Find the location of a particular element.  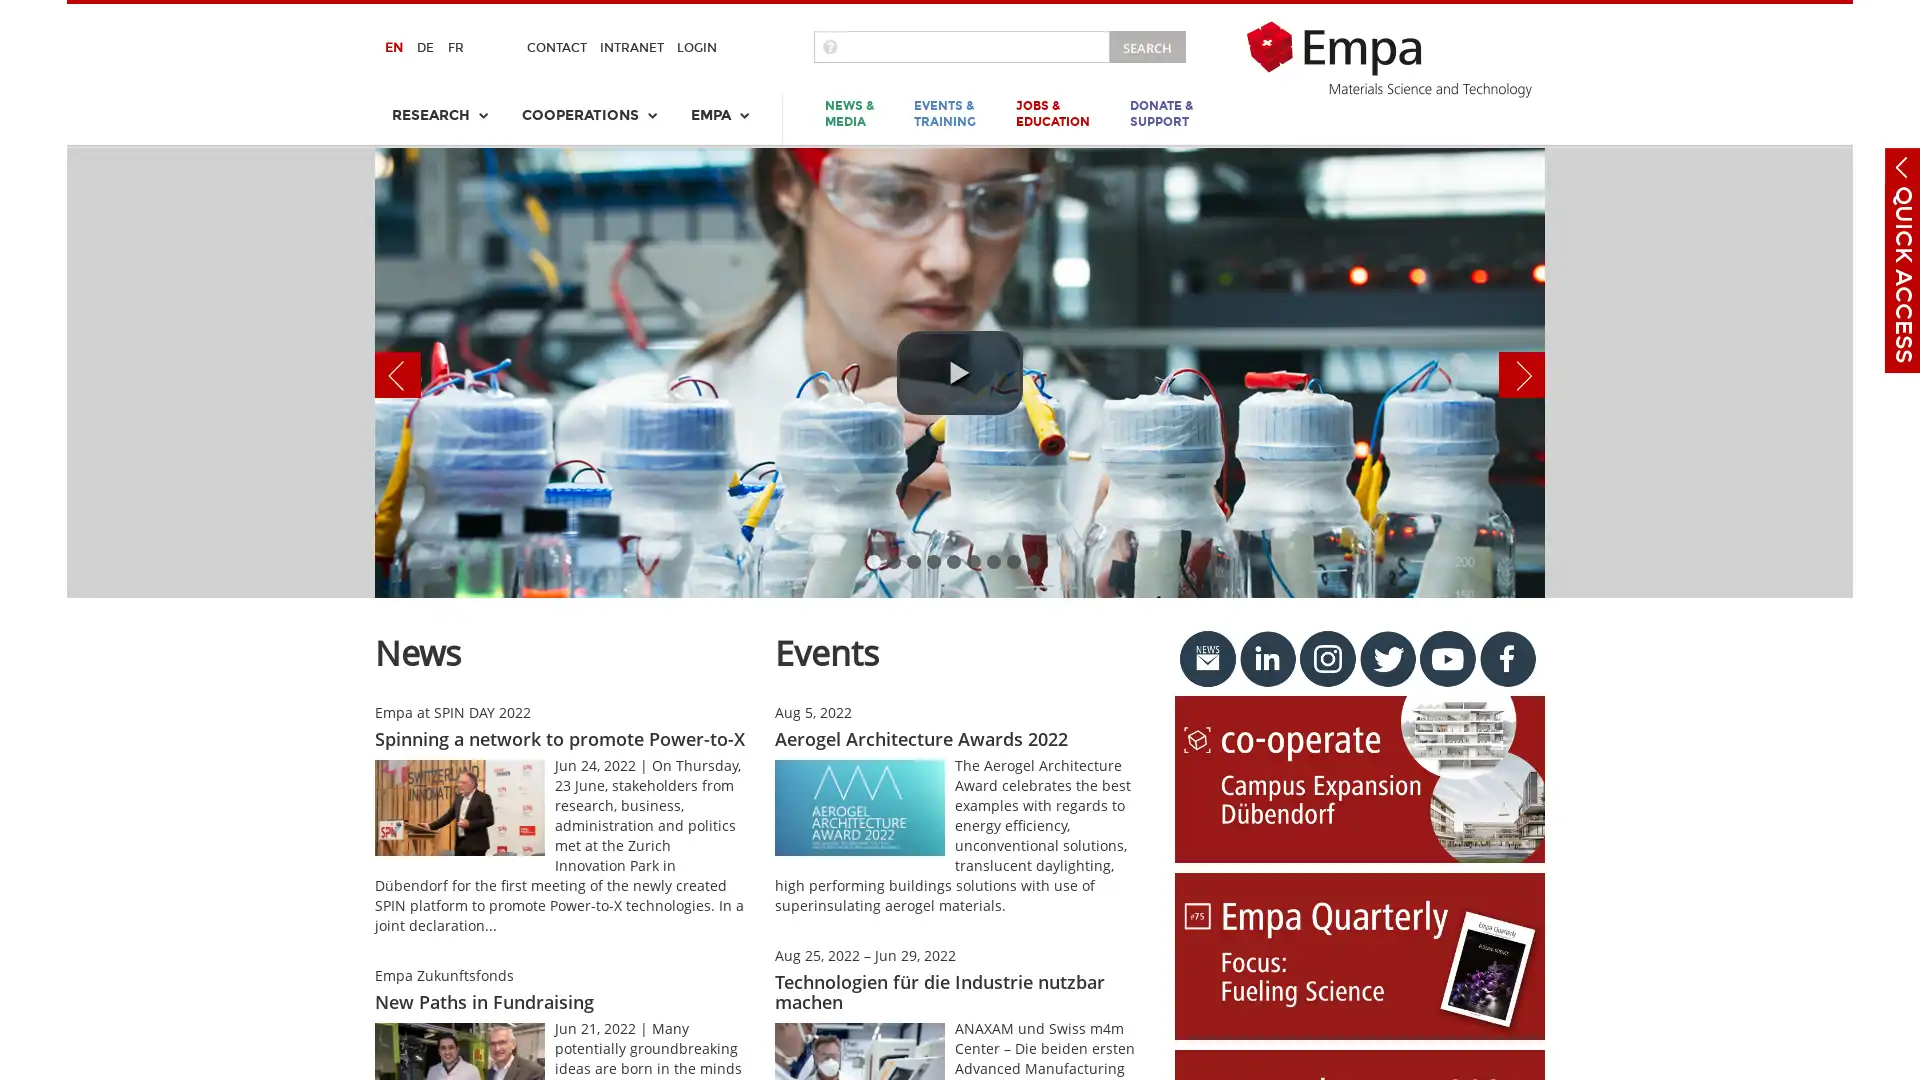

SEARCH is located at coordinates (1147, 45).